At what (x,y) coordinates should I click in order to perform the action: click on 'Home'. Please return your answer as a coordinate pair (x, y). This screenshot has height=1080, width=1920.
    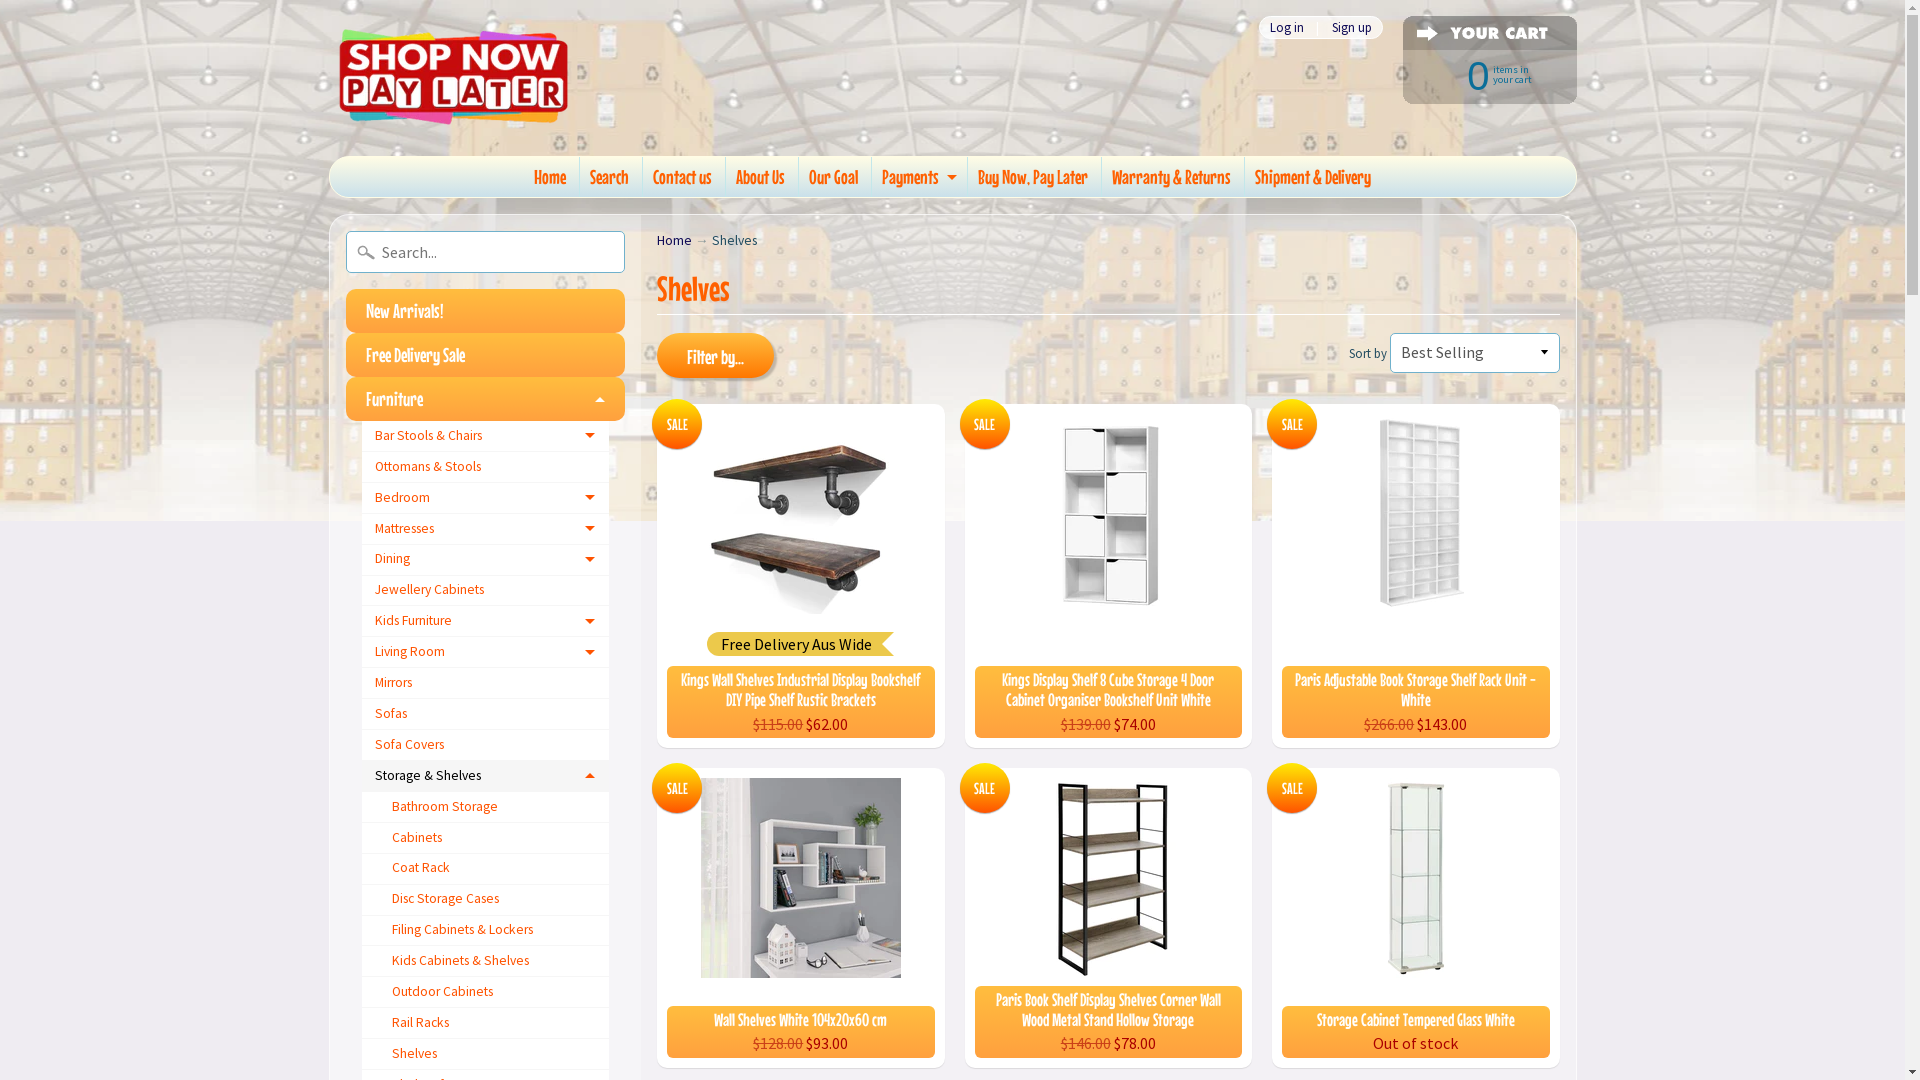
    Looking at the image, I should click on (657, 239).